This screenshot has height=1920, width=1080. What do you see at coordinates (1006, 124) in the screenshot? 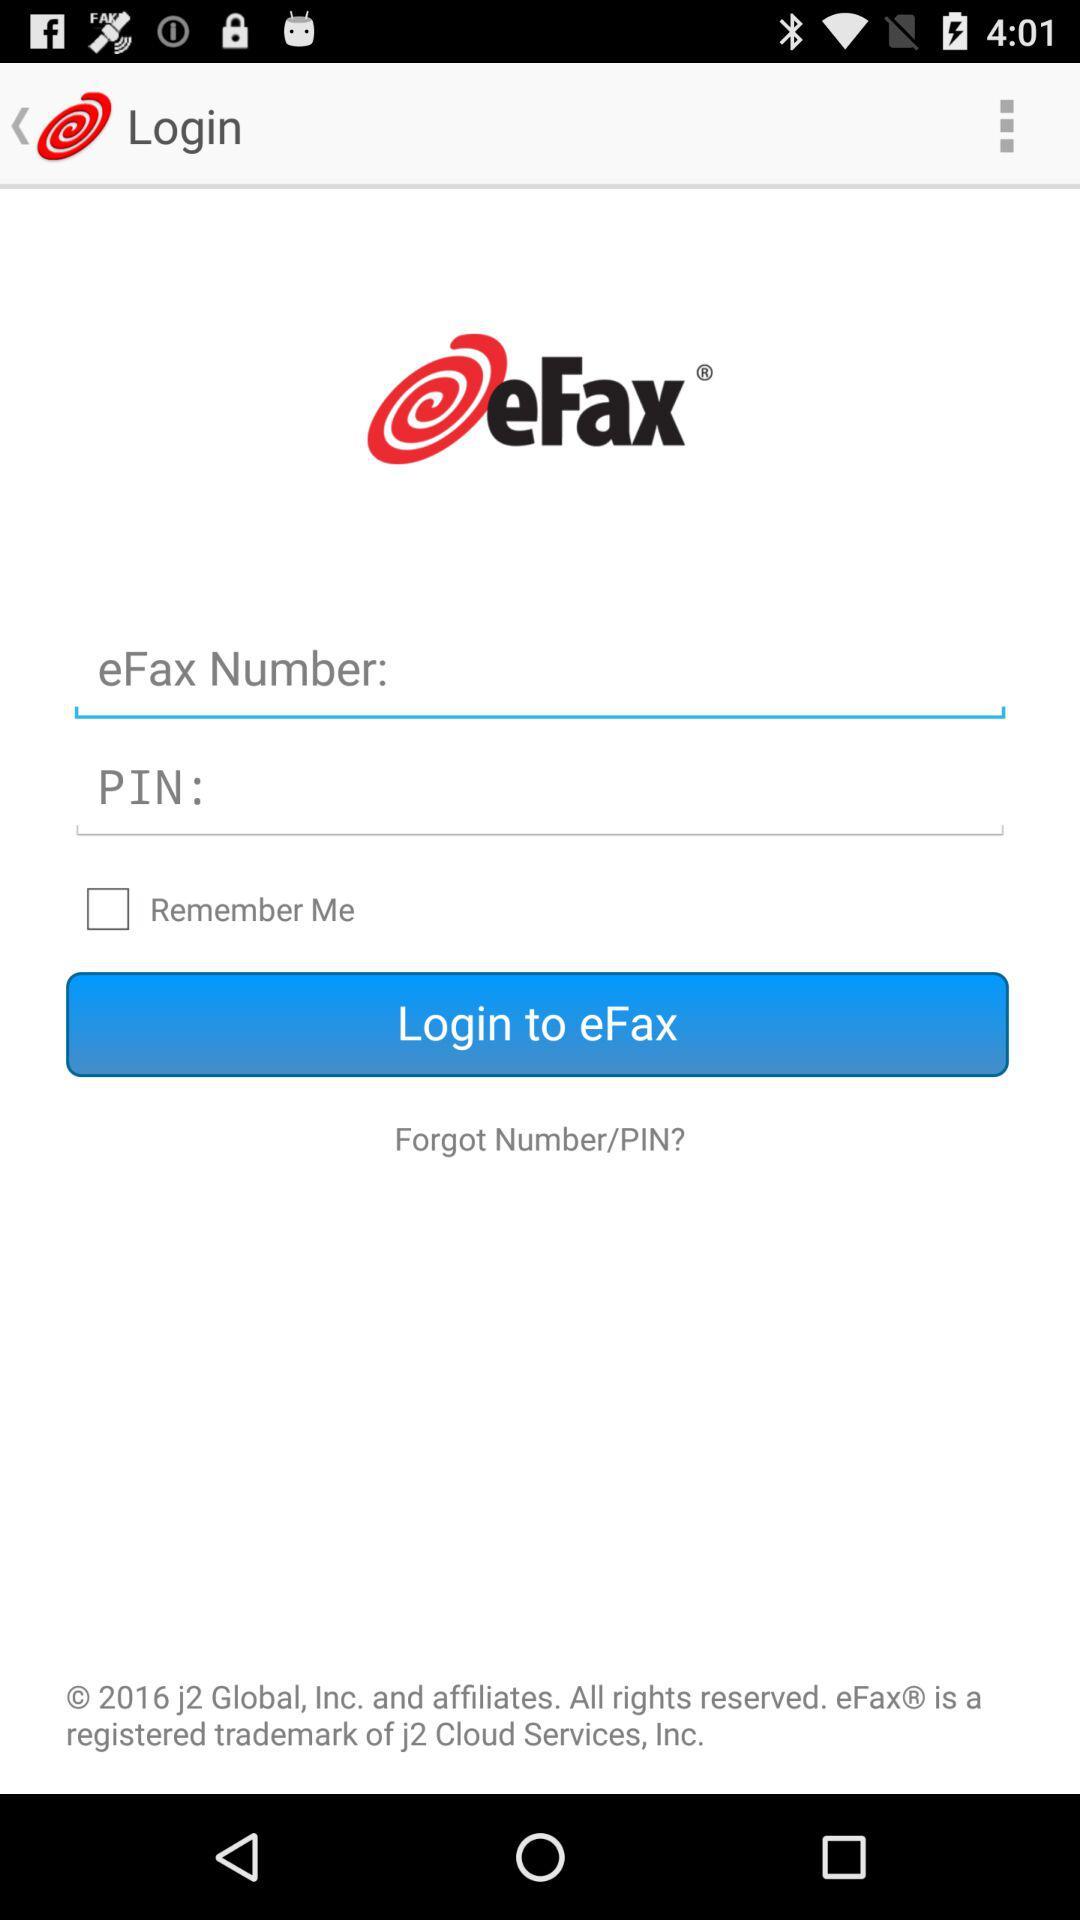
I see `icon to the right of login icon` at bounding box center [1006, 124].